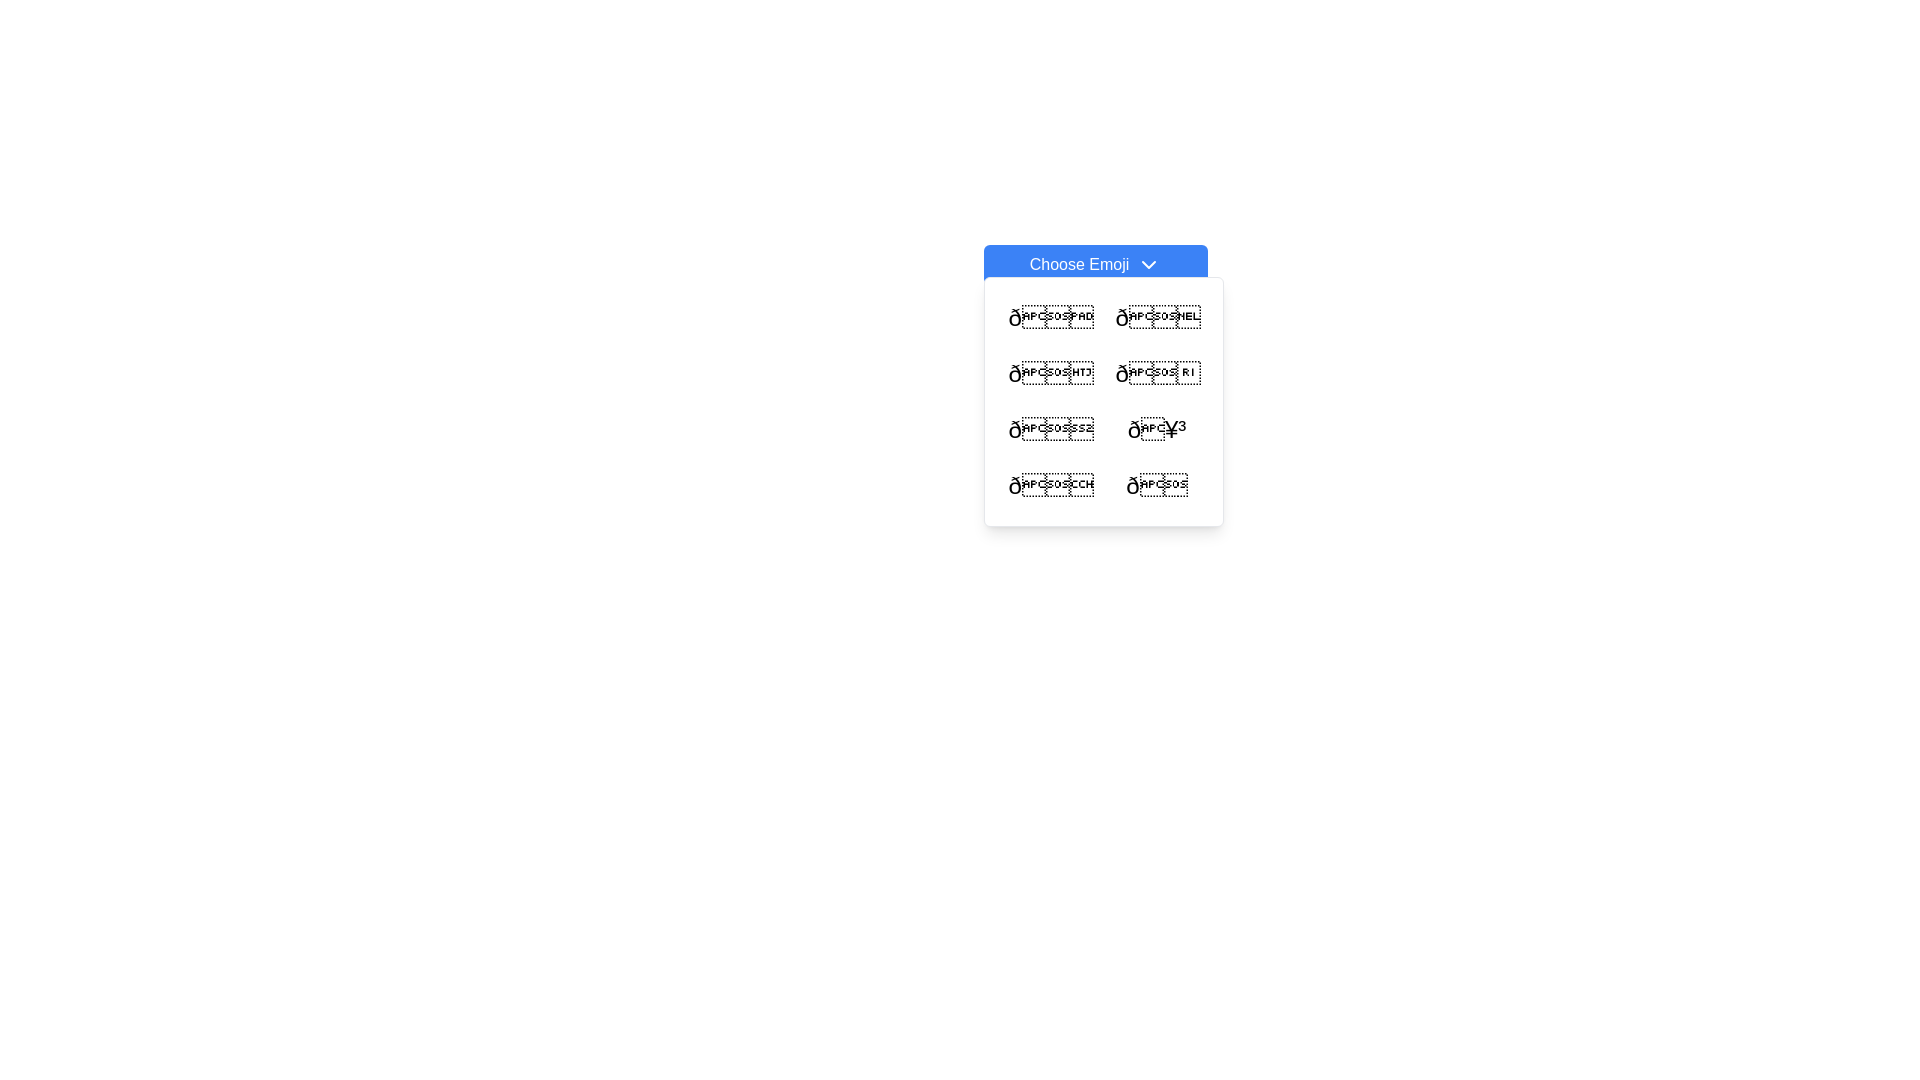  I want to click on the smiling face emoji icon in the first row and second column of the emoji grid, so click(1156, 316).